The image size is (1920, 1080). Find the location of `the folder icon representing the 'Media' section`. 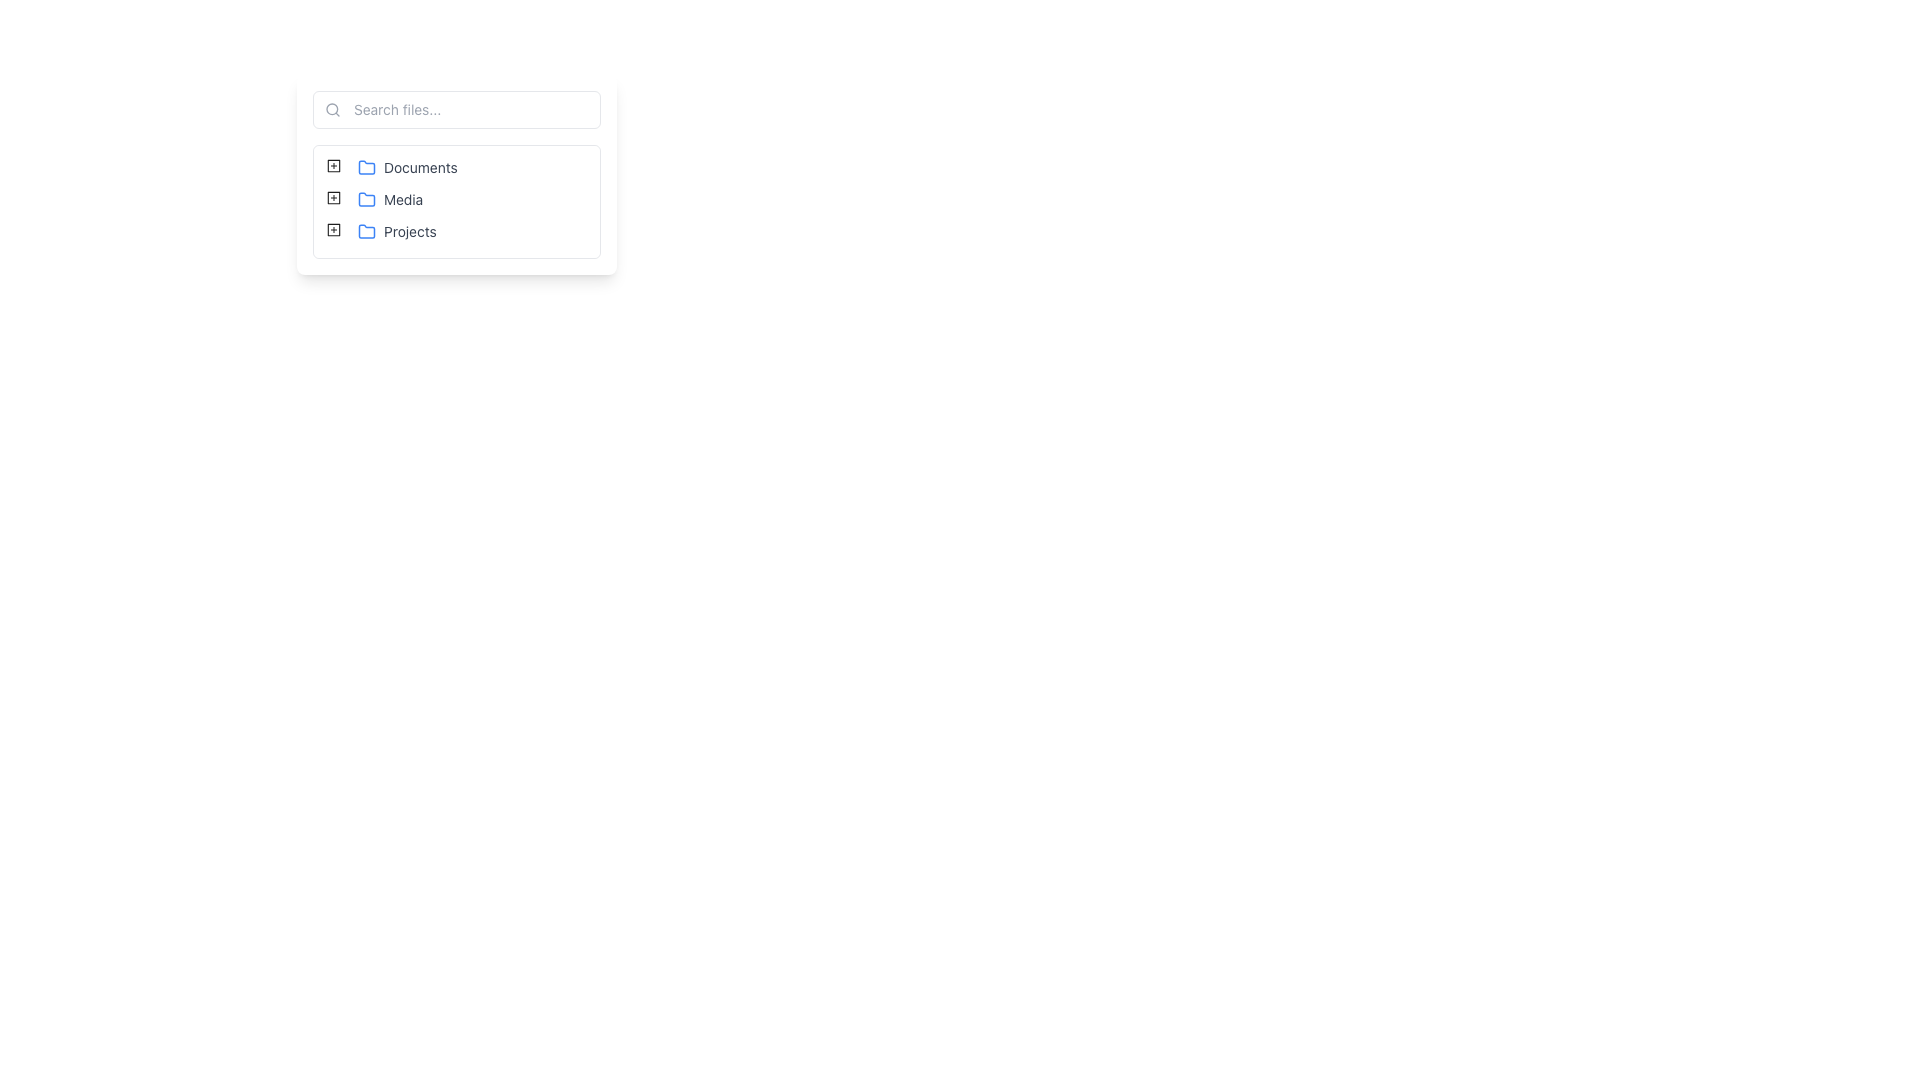

the folder icon representing the 'Media' section is located at coordinates (366, 199).